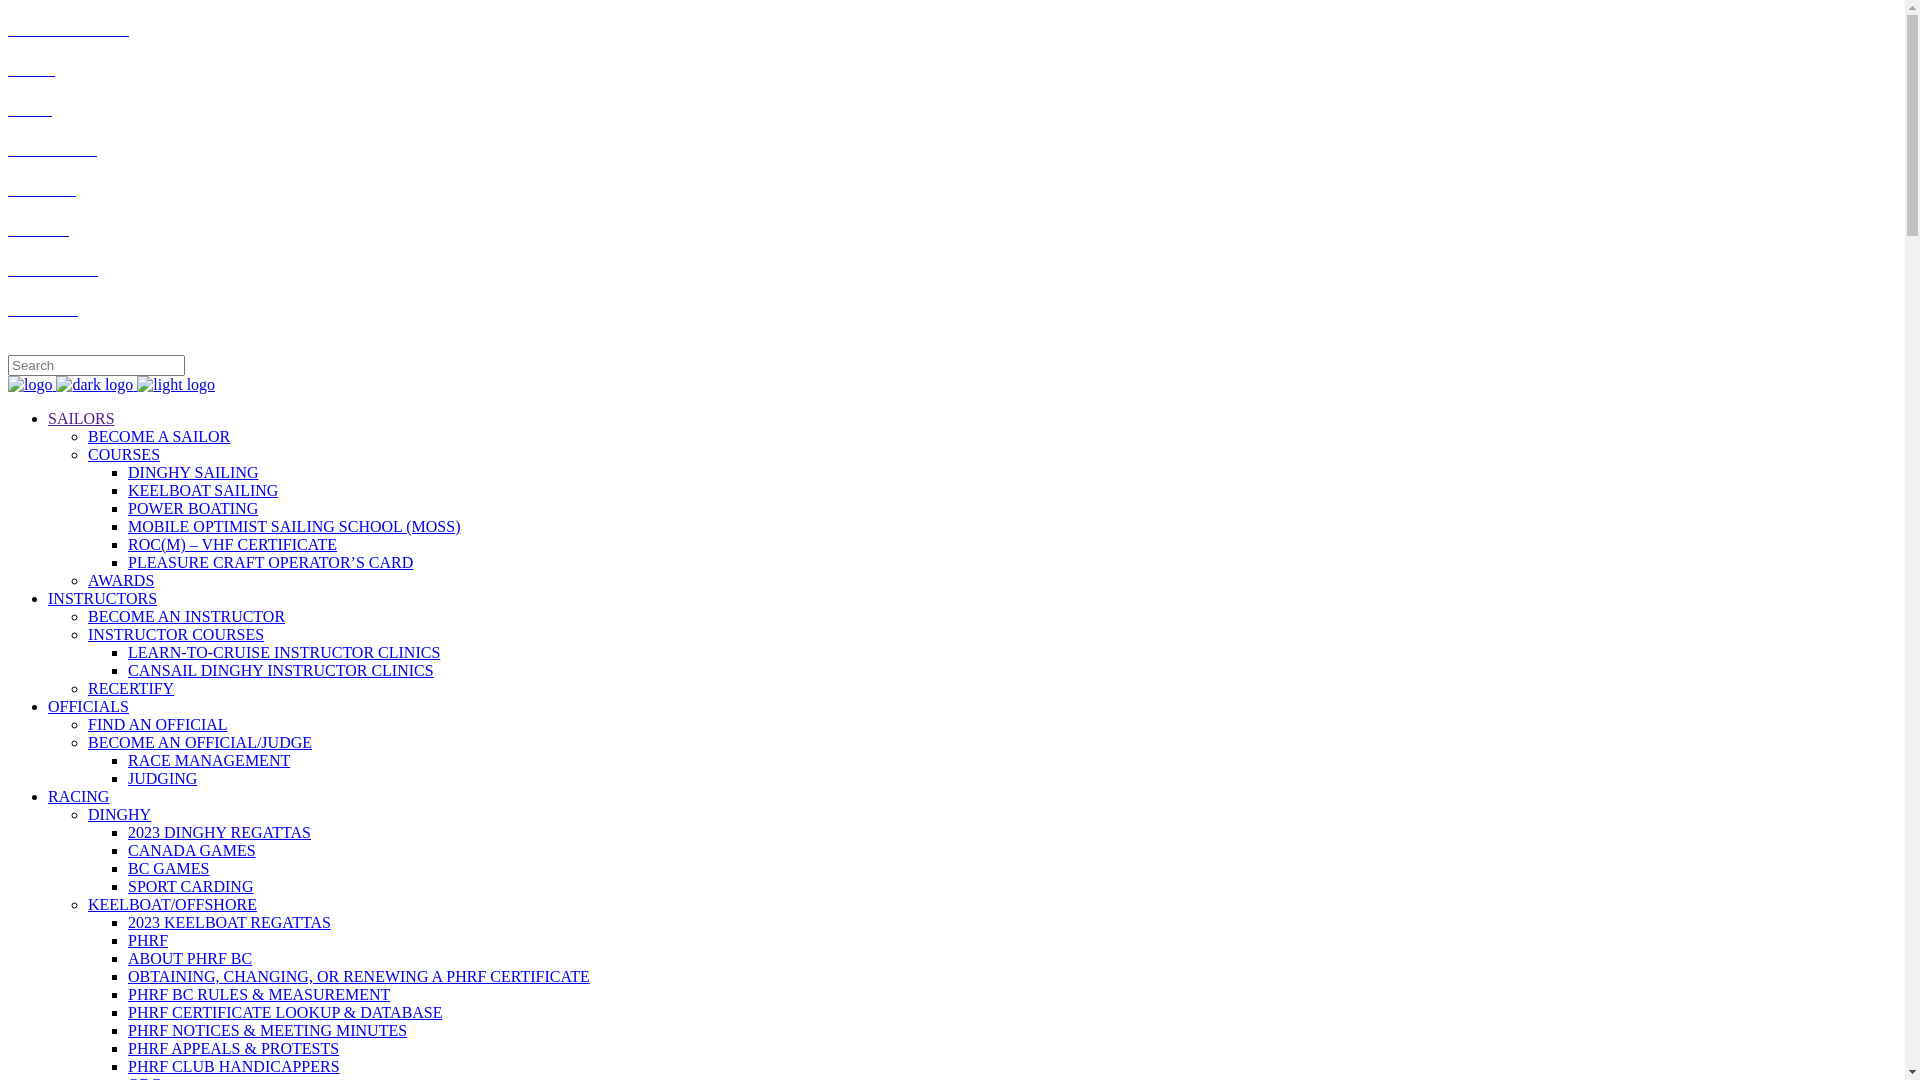  Describe the element at coordinates (190, 957) in the screenshot. I see `'ABOUT PHRF BC'` at that location.